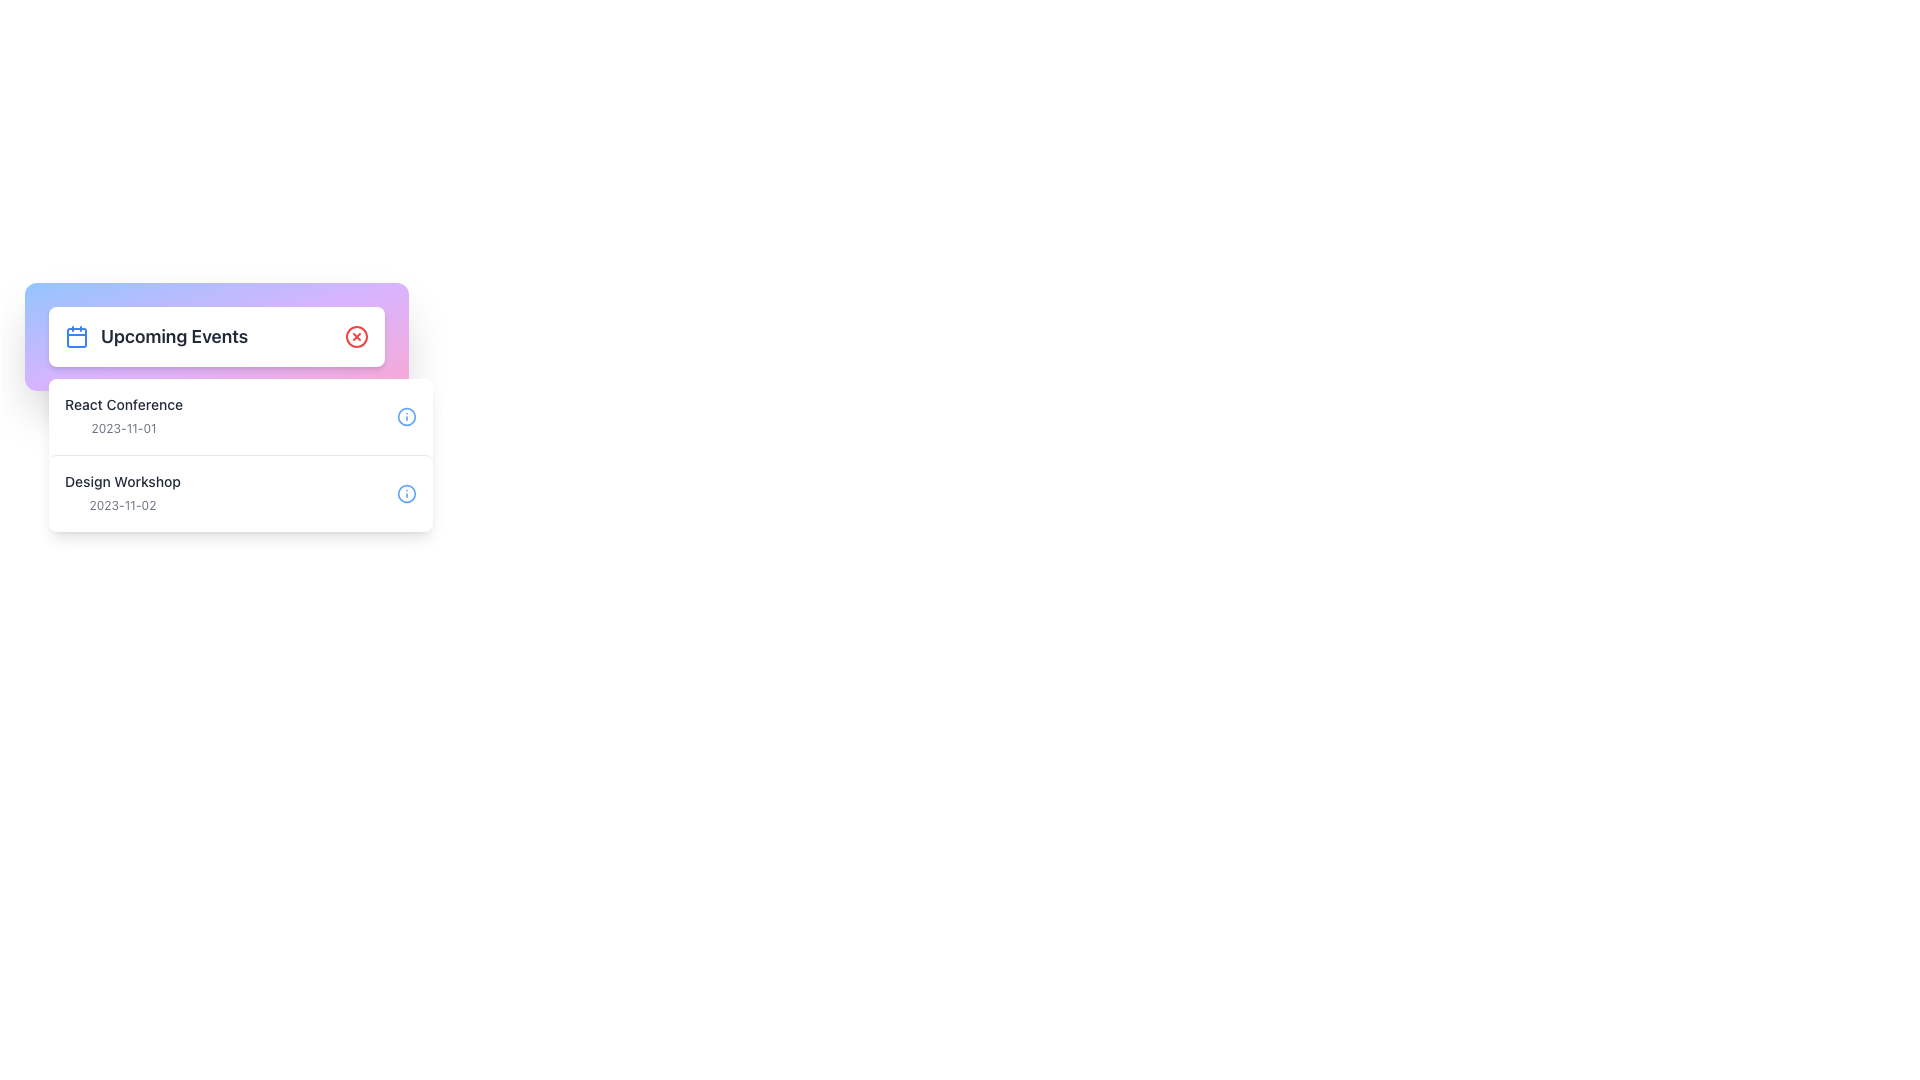 This screenshot has height=1080, width=1920. Describe the element at coordinates (240, 493) in the screenshot. I see `the info panel displaying the upcoming event 'Design Workshop' scheduled on '2023-11-02'` at that location.